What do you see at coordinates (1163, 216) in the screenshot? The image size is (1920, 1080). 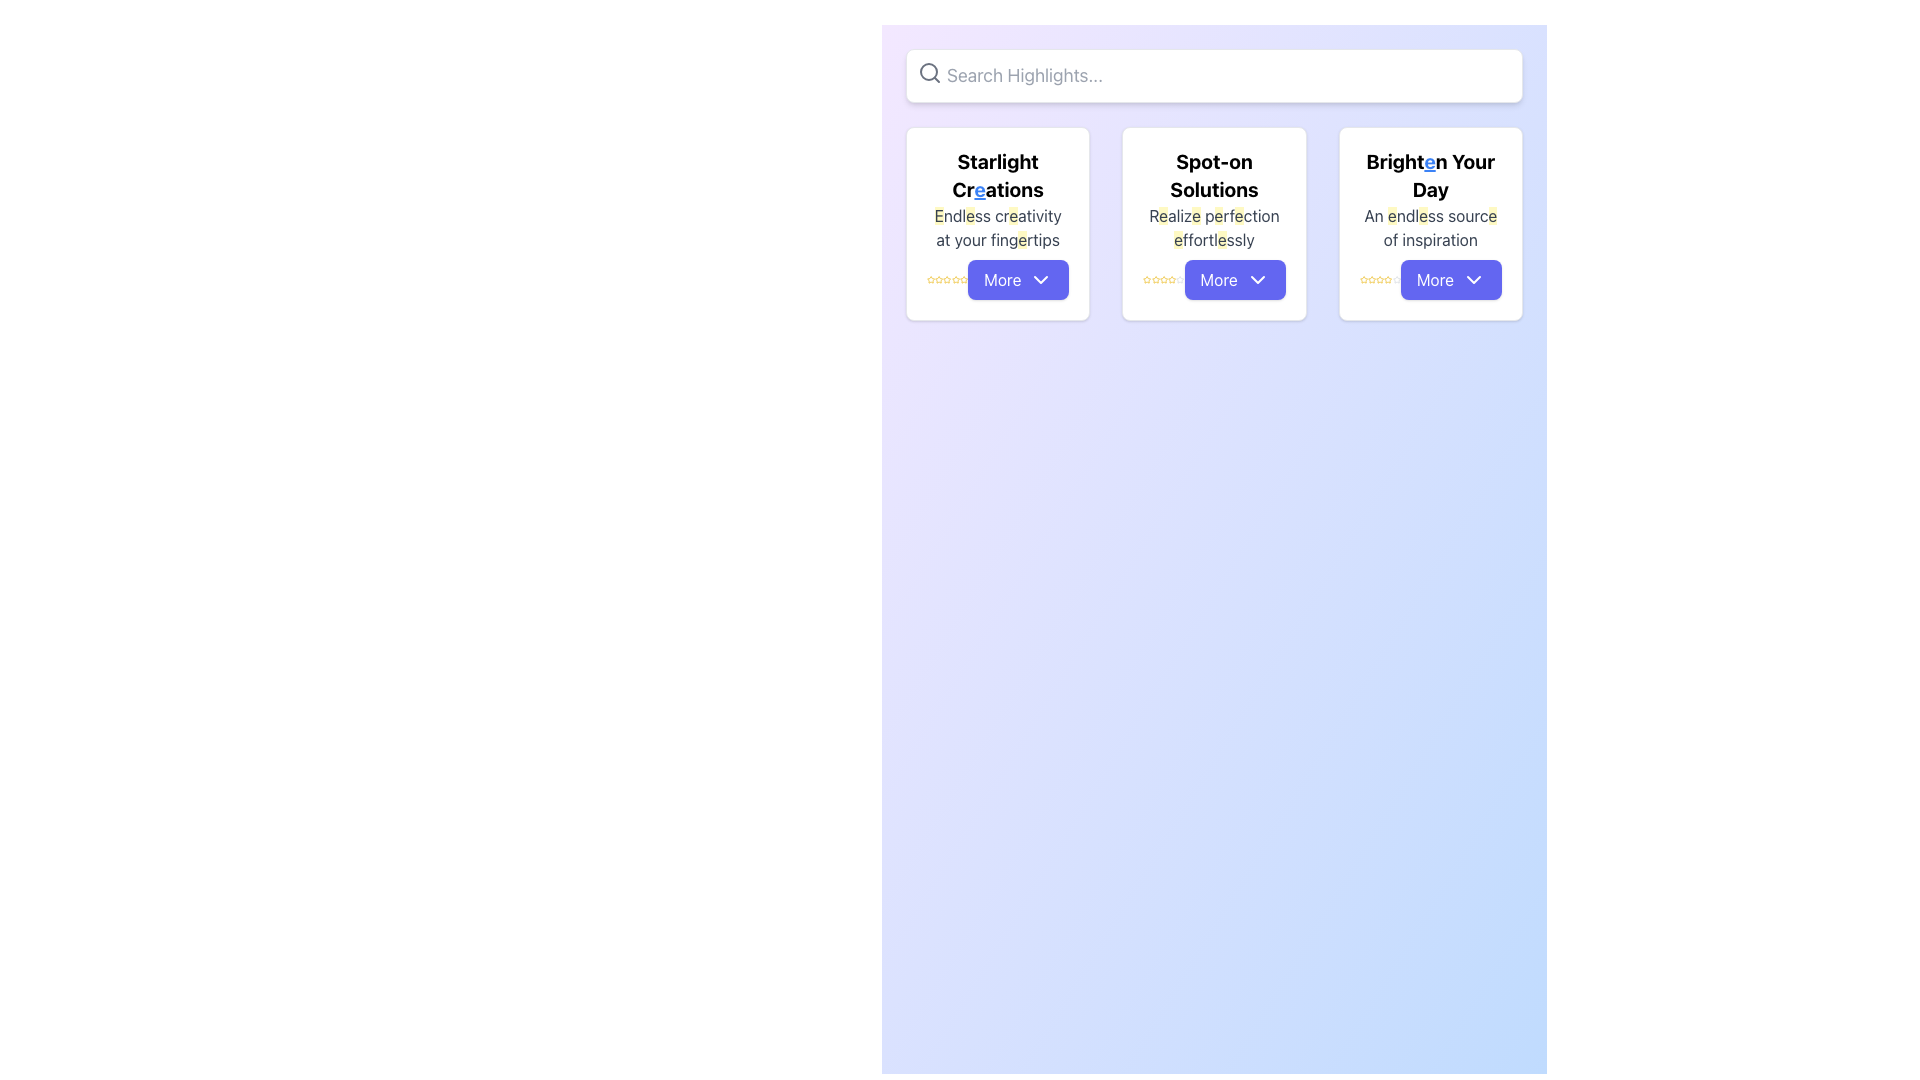 I see `the character 'e' with a light yellow background in the text 'Realize' under the header 'Spot-on Solutions' located at the top of the second card` at bounding box center [1163, 216].